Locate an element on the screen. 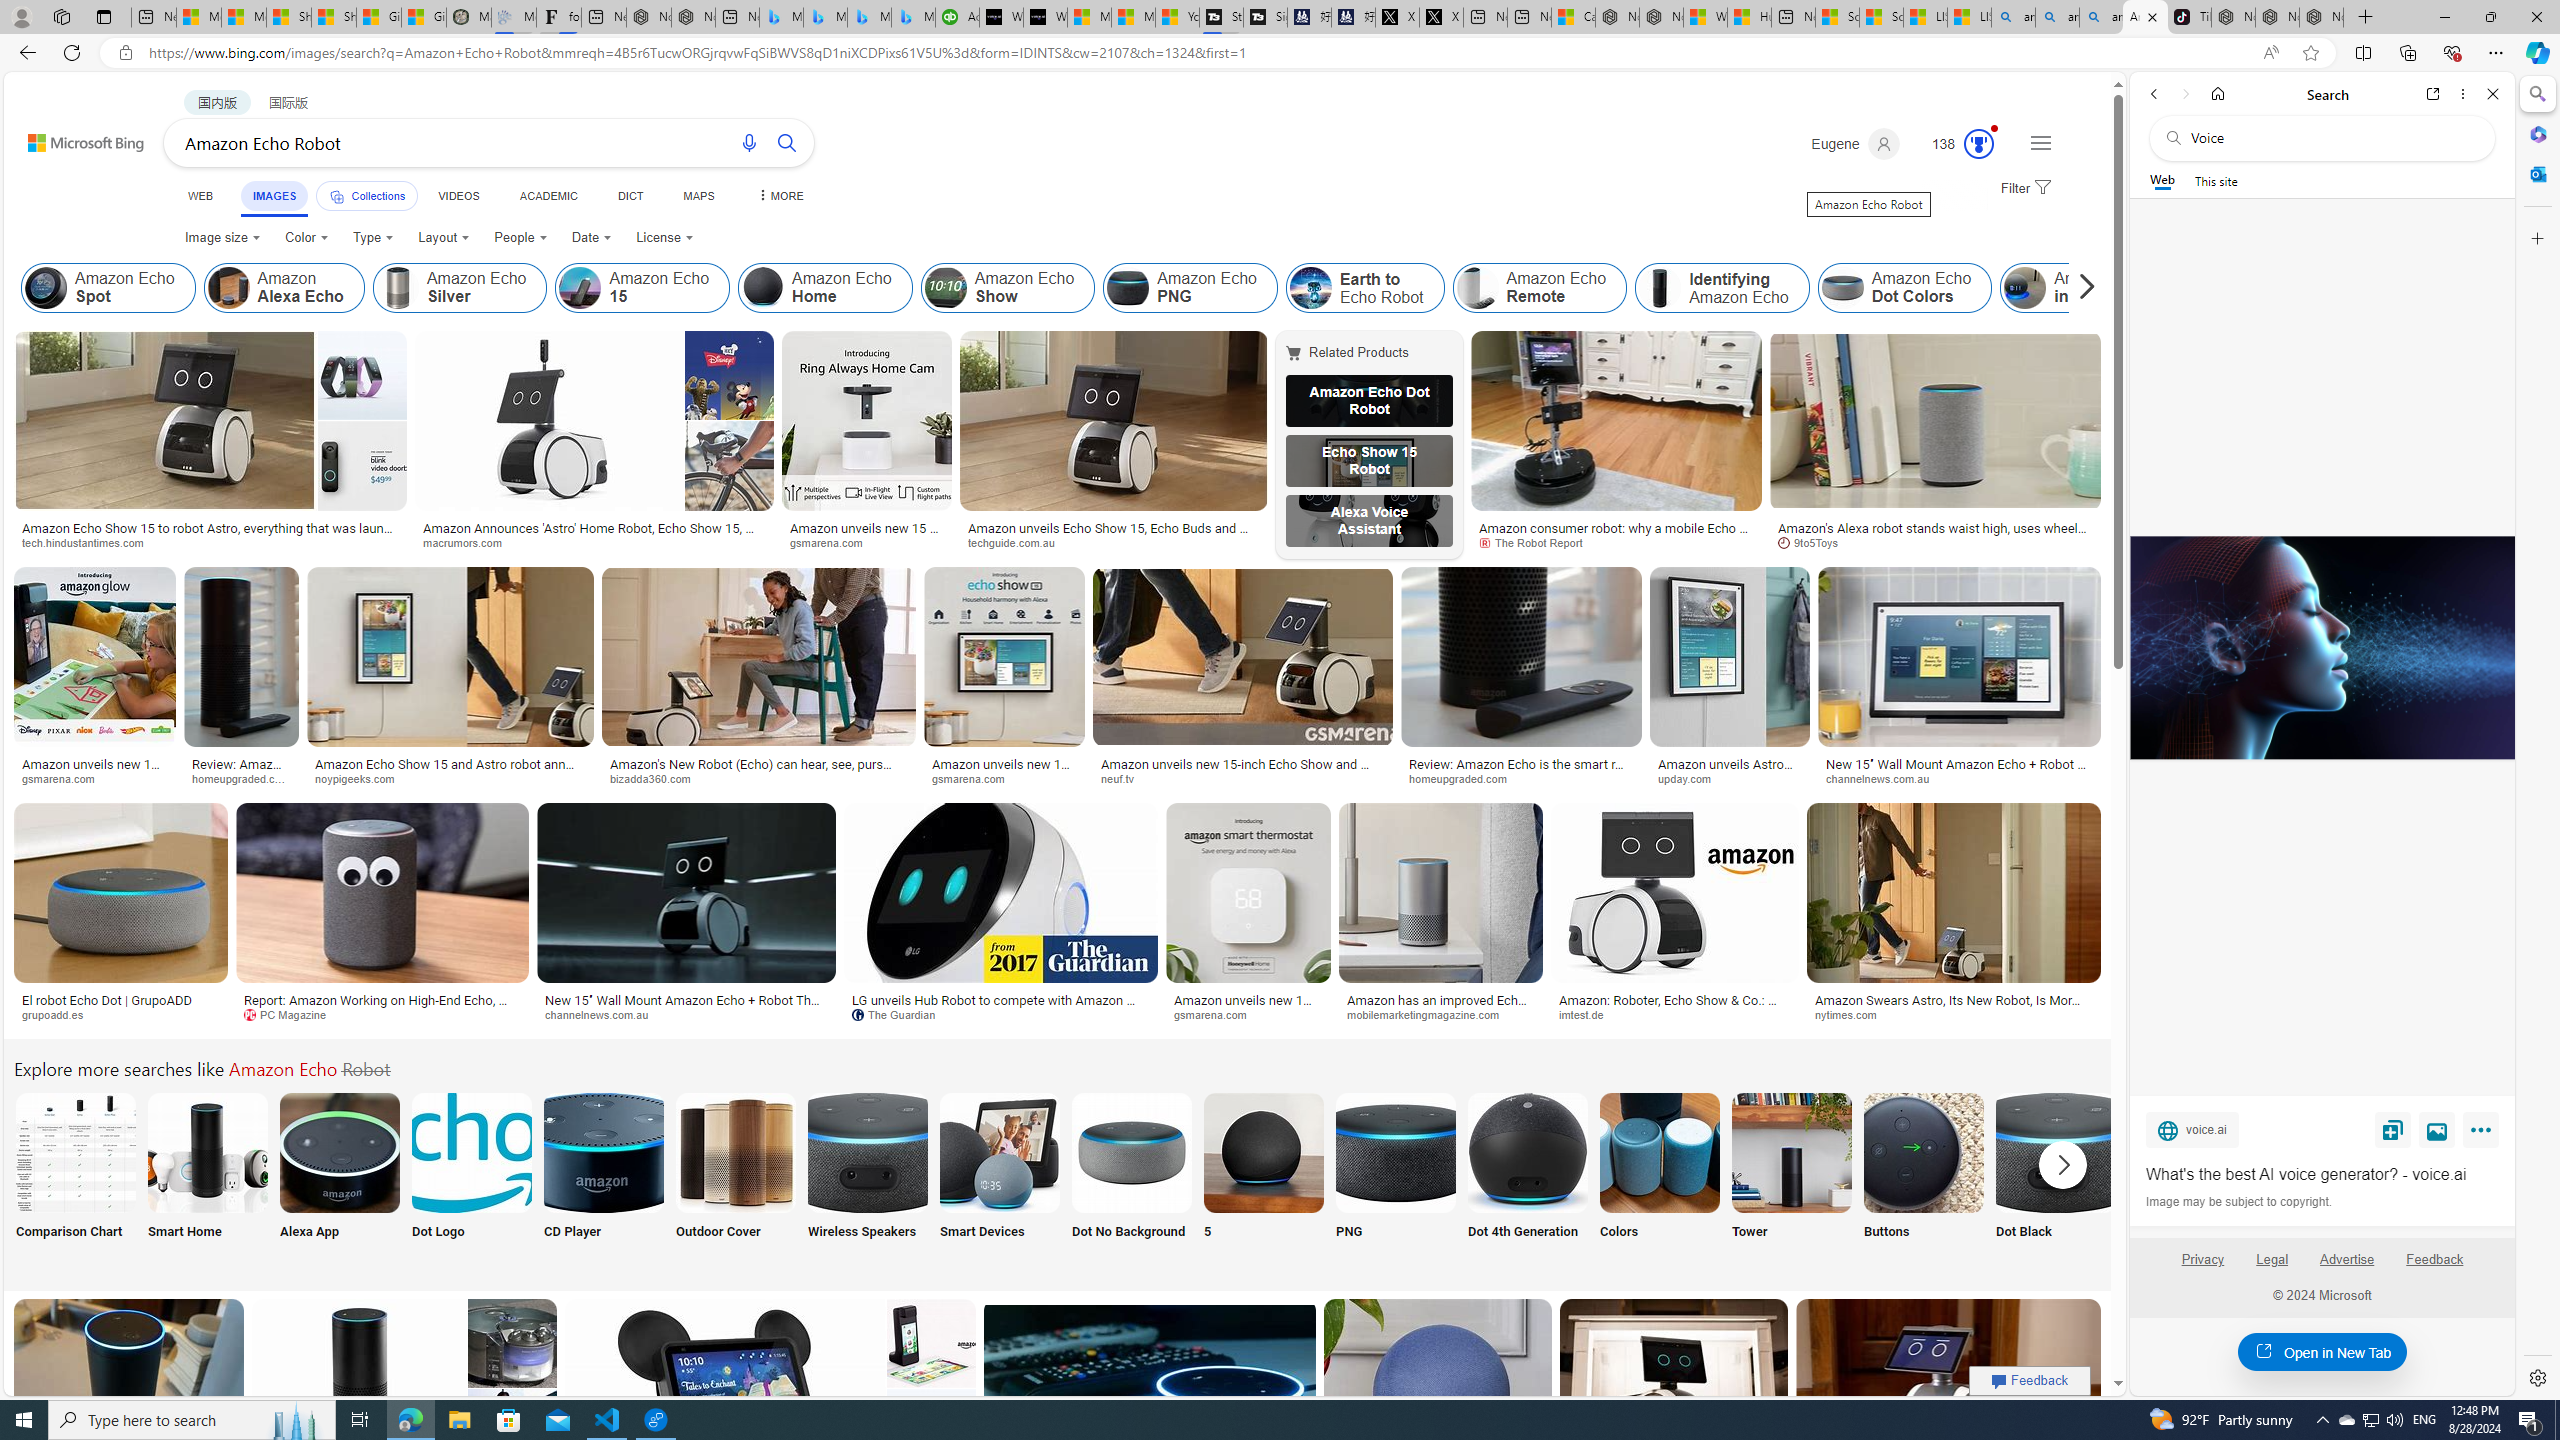 Image resolution: width=2560 pixels, height=1440 pixels. 'imtest.de' is located at coordinates (1587, 1014).